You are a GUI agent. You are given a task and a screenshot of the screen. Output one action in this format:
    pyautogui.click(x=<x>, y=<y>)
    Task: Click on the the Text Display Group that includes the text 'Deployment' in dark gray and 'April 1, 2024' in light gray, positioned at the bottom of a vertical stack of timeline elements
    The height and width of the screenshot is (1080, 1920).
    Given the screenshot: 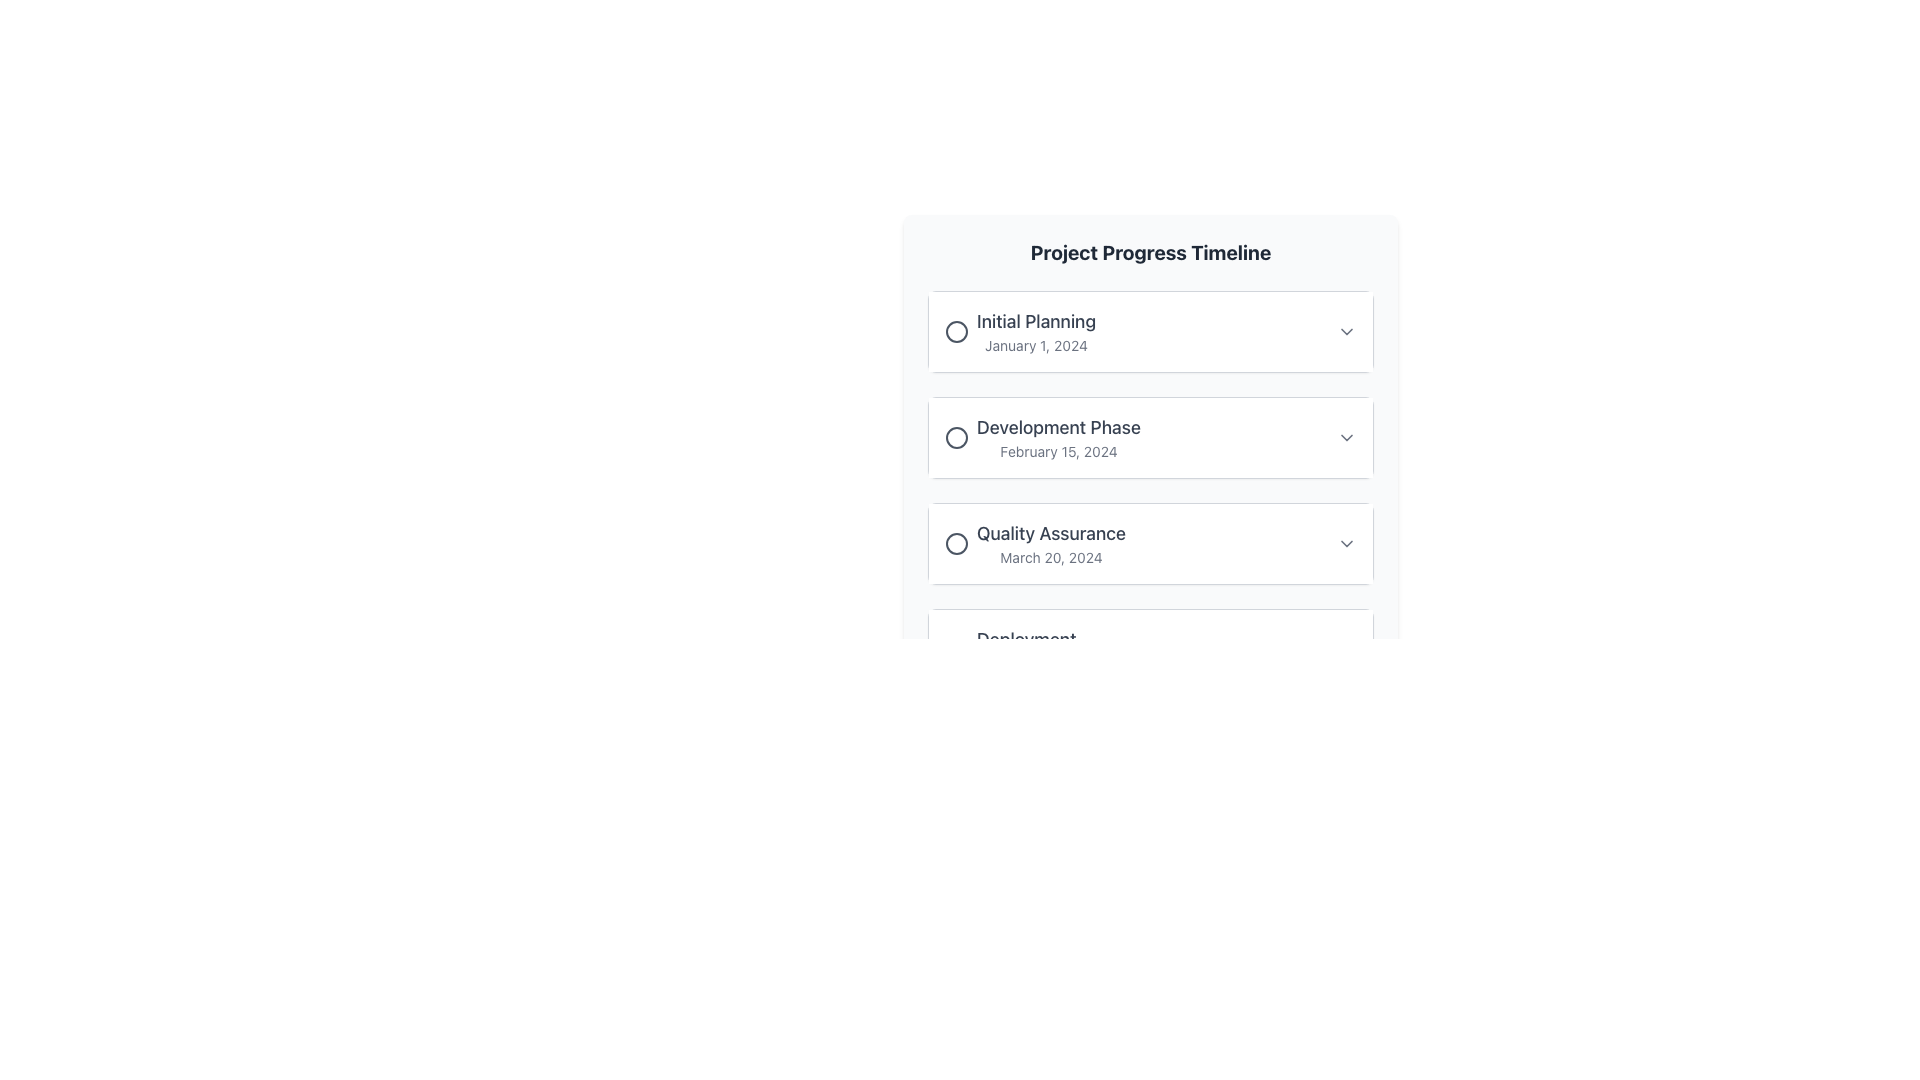 What is the action you would take?
    pyautogui.click(x=1010, y=650)
    